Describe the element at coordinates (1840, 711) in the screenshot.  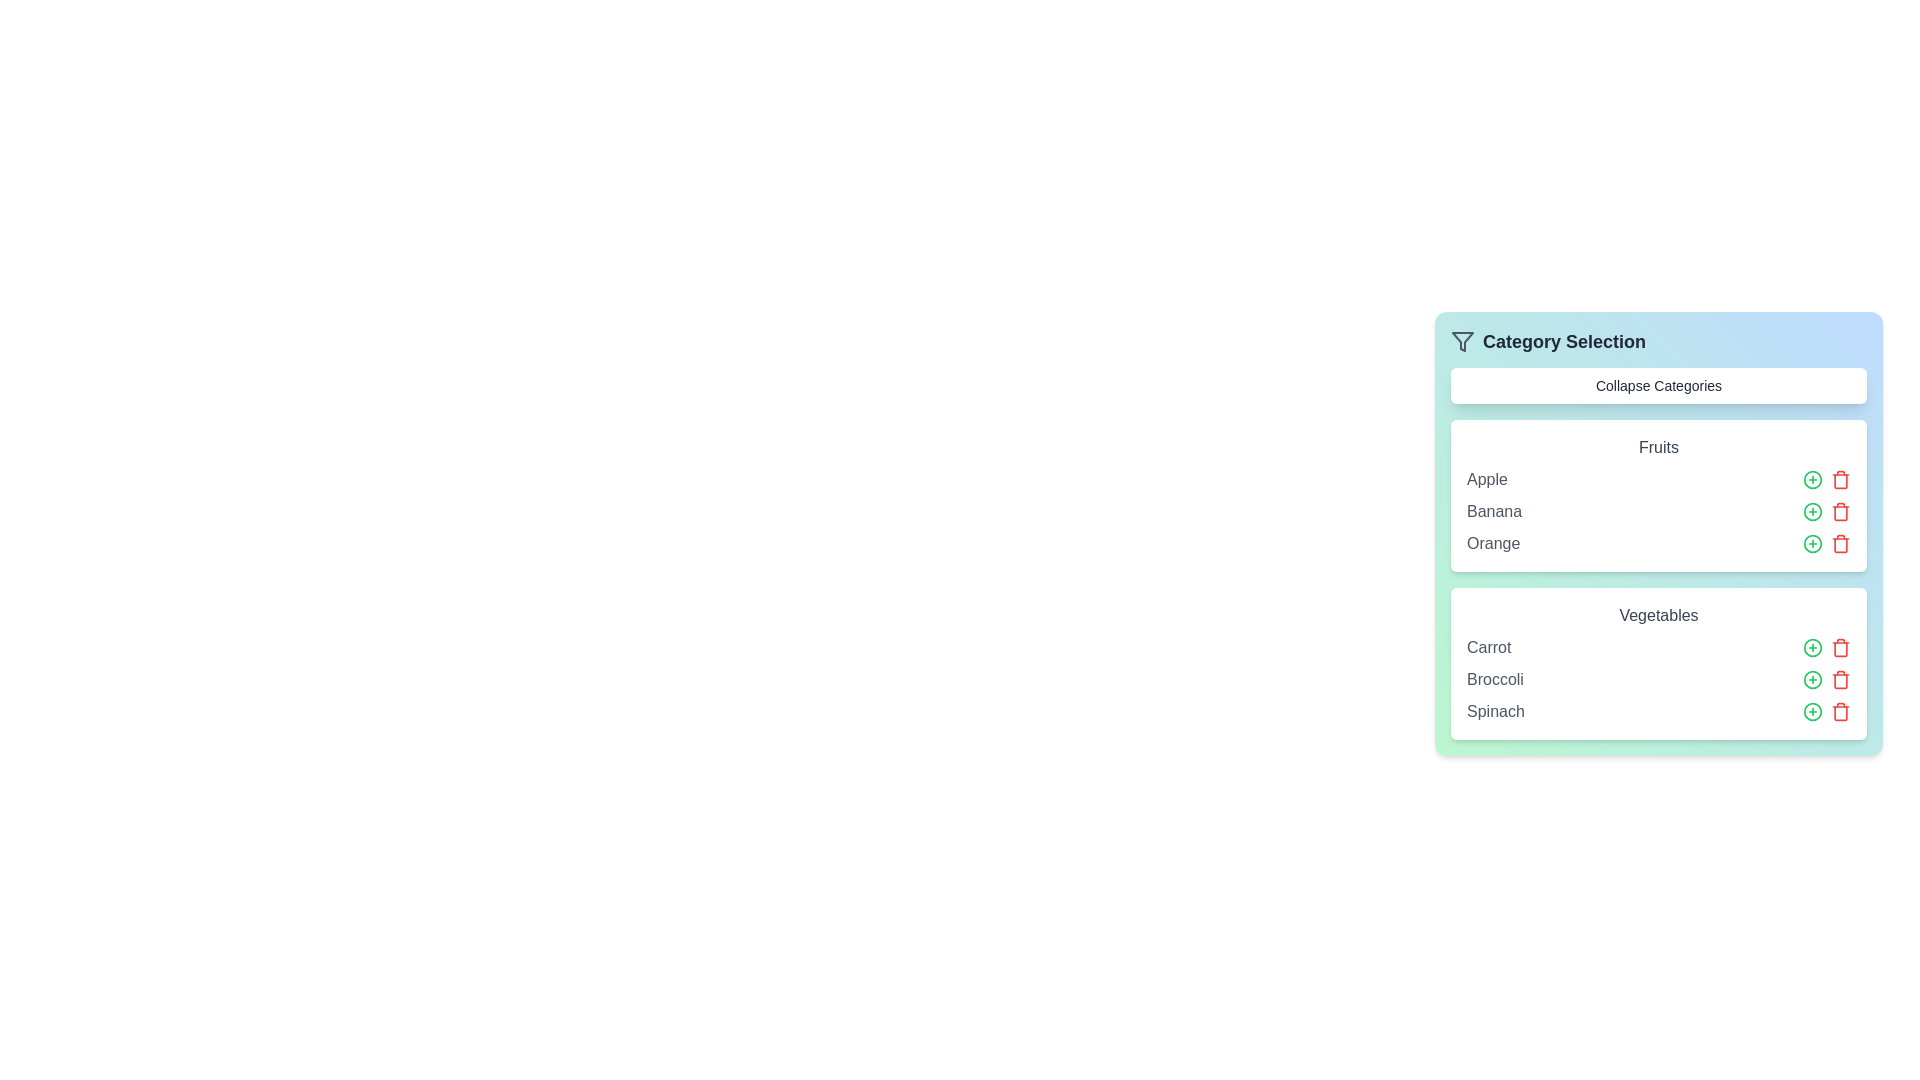
I see `the trash icon next to the item Spinach to remove it from the list` at that location.